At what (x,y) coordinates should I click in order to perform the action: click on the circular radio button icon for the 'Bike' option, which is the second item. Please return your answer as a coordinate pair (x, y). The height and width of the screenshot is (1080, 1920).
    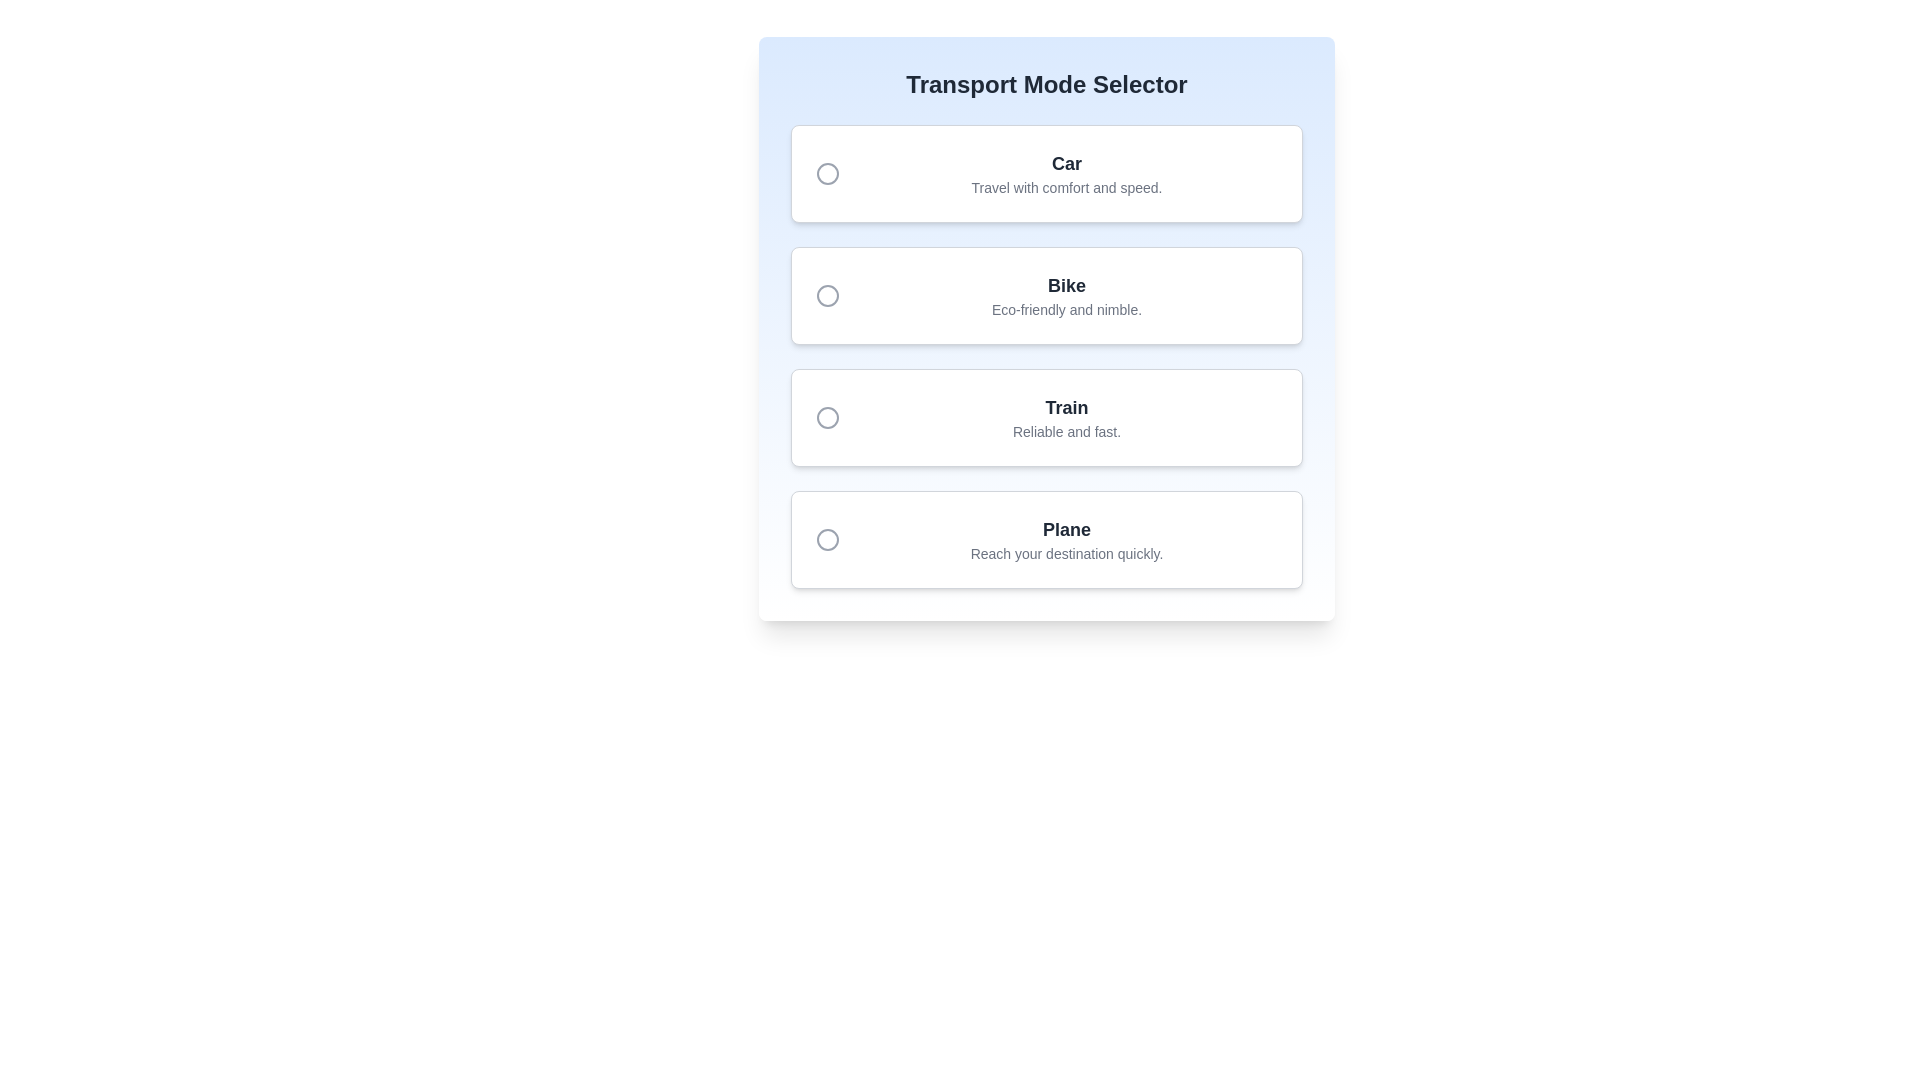
    Looking at the image, I should click on (828, 296).